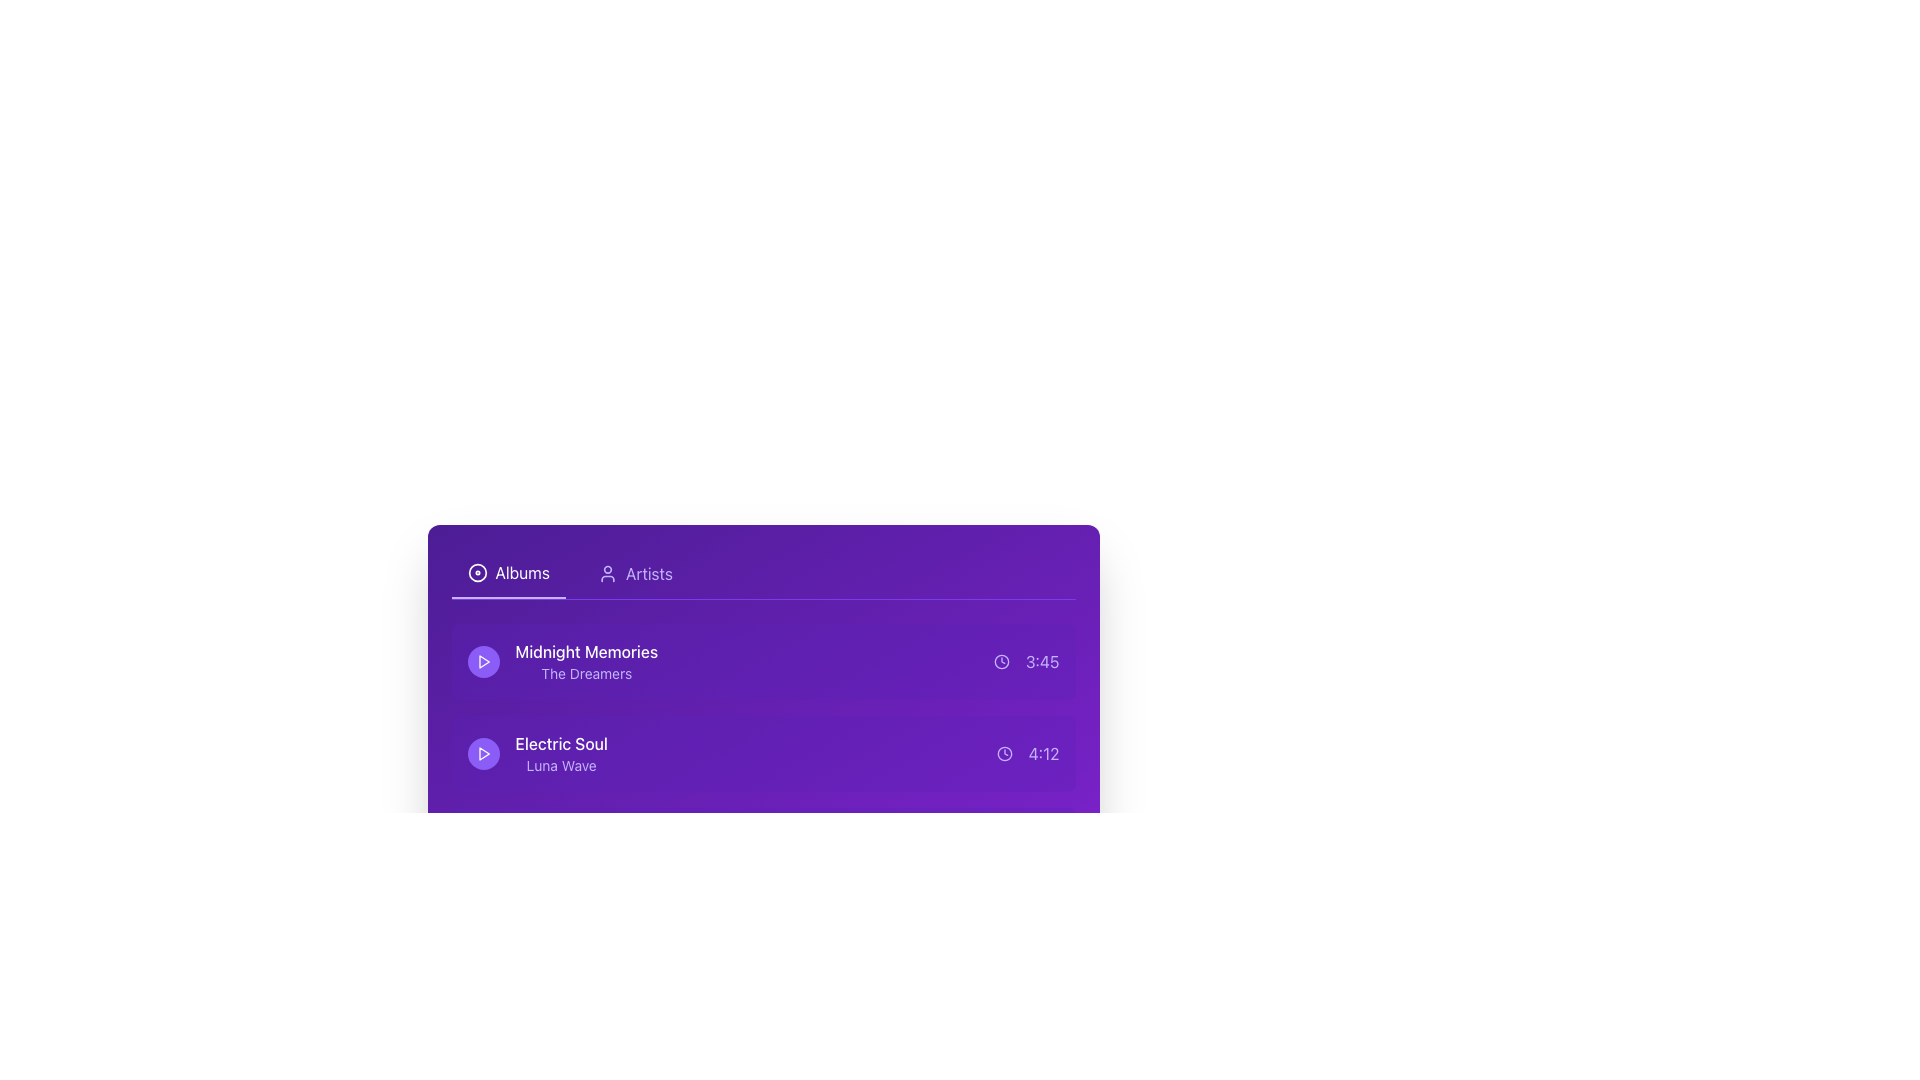 The height and width of the screenshot is (1080, 1920). I want to click on the text label displaying 'Midnight Memories' and 'The Dreamers', positioned on a purple background and to the right of the play button icon, so click(561, 662).